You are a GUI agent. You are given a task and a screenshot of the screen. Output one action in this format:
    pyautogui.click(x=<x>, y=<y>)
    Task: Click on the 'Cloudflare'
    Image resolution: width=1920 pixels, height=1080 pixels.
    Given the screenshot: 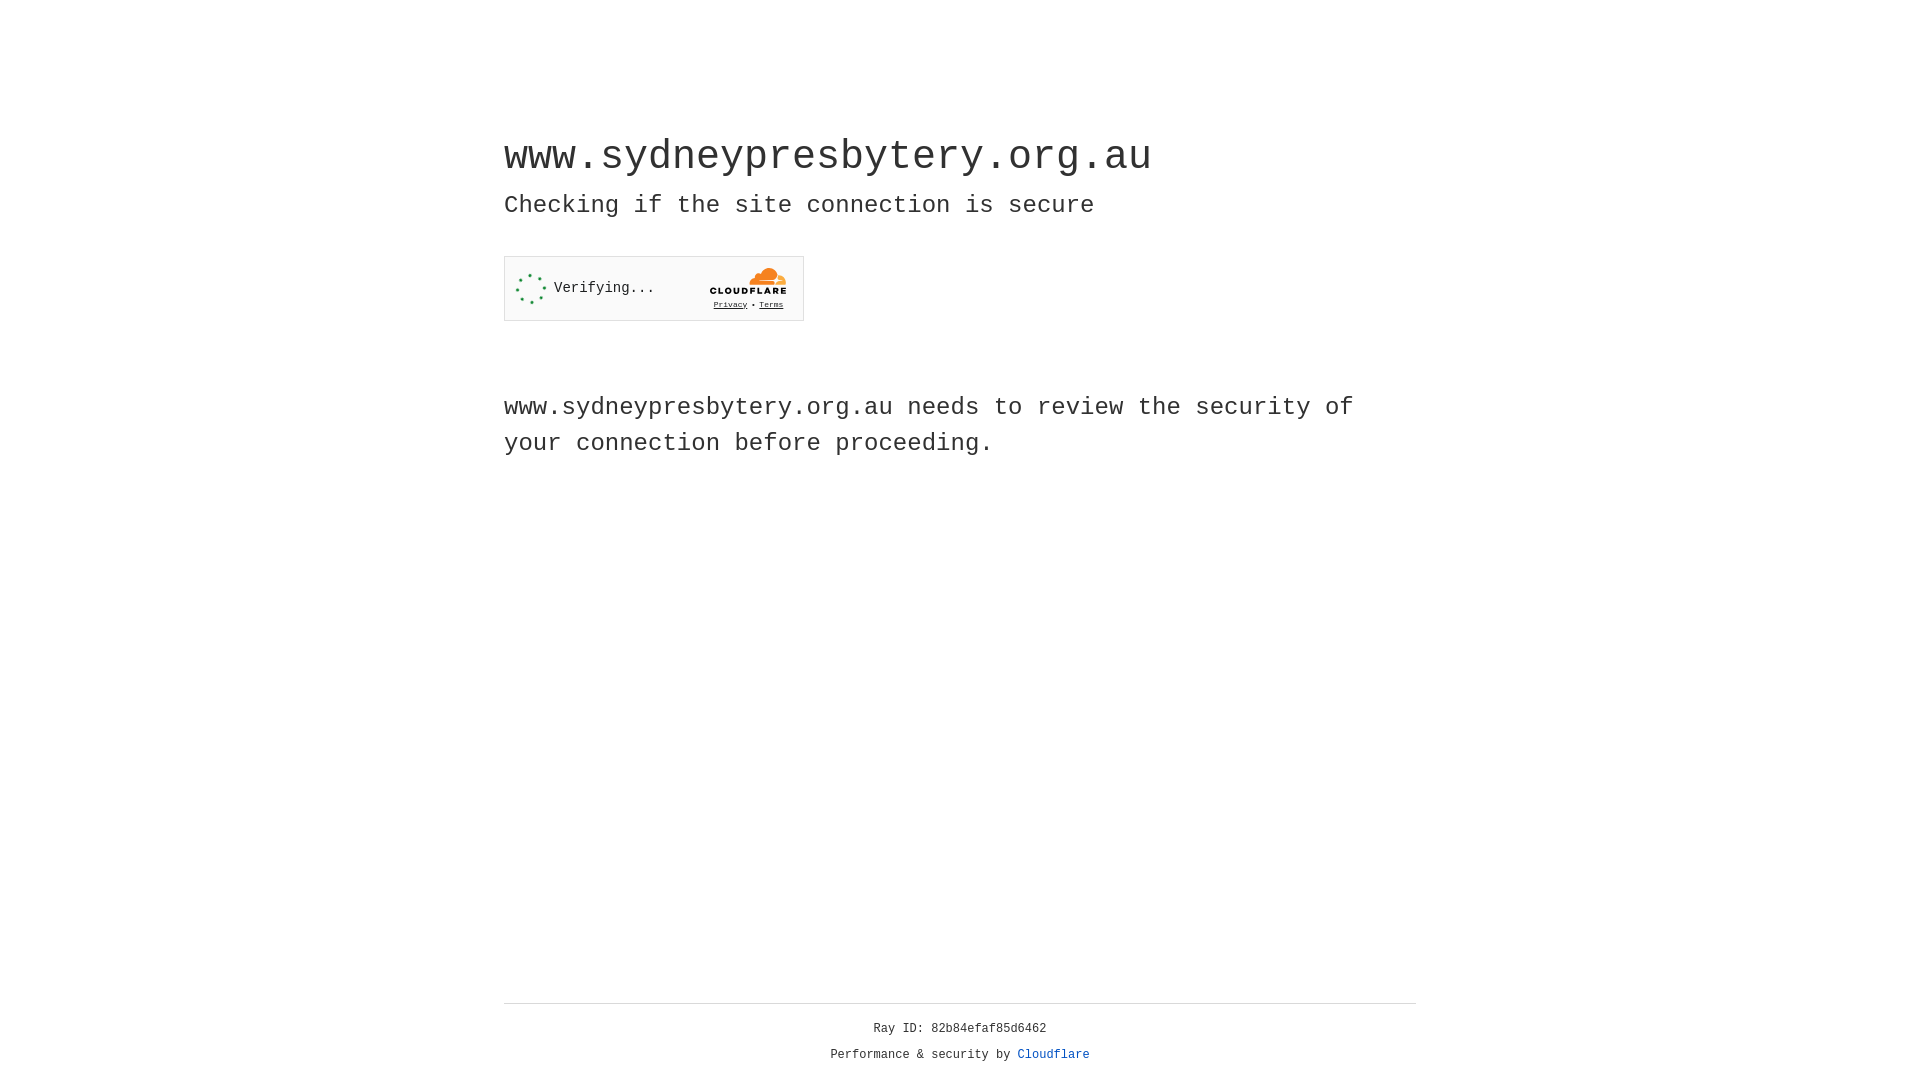 What is the action you would take?
    pyautogui.click(x=1053, y=1054)
    